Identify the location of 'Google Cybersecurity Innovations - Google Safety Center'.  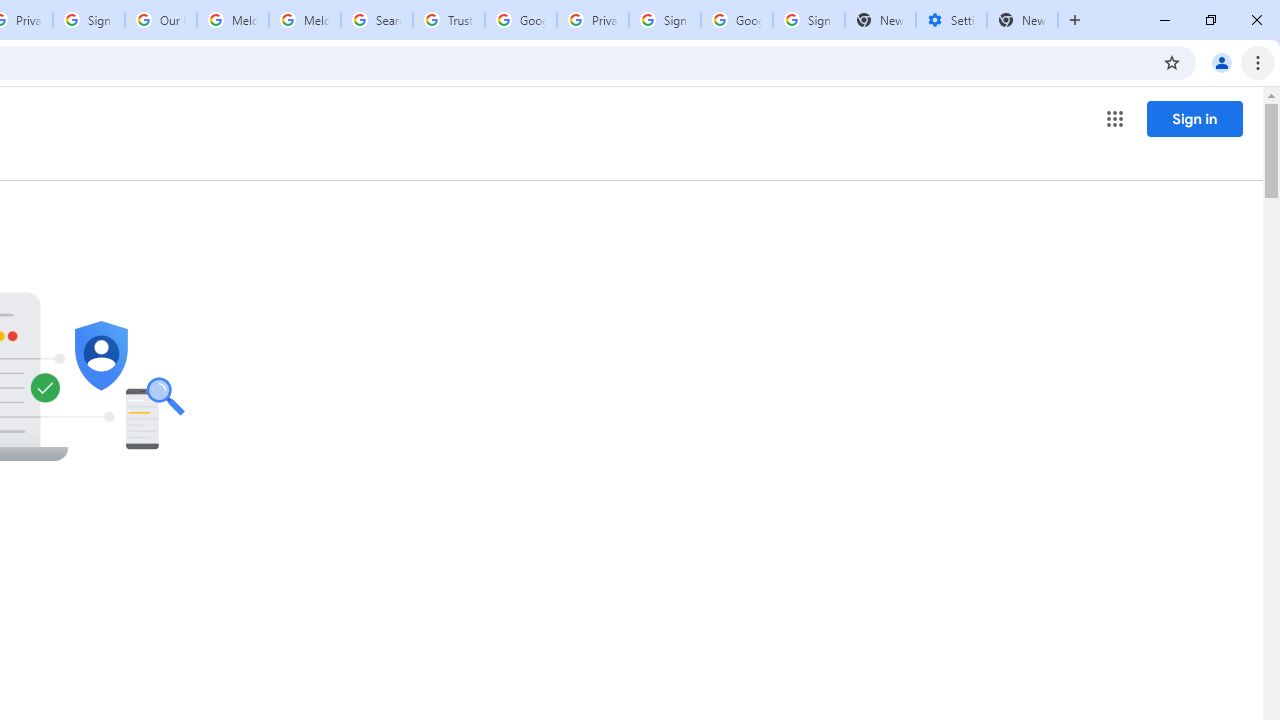
(736, 20).